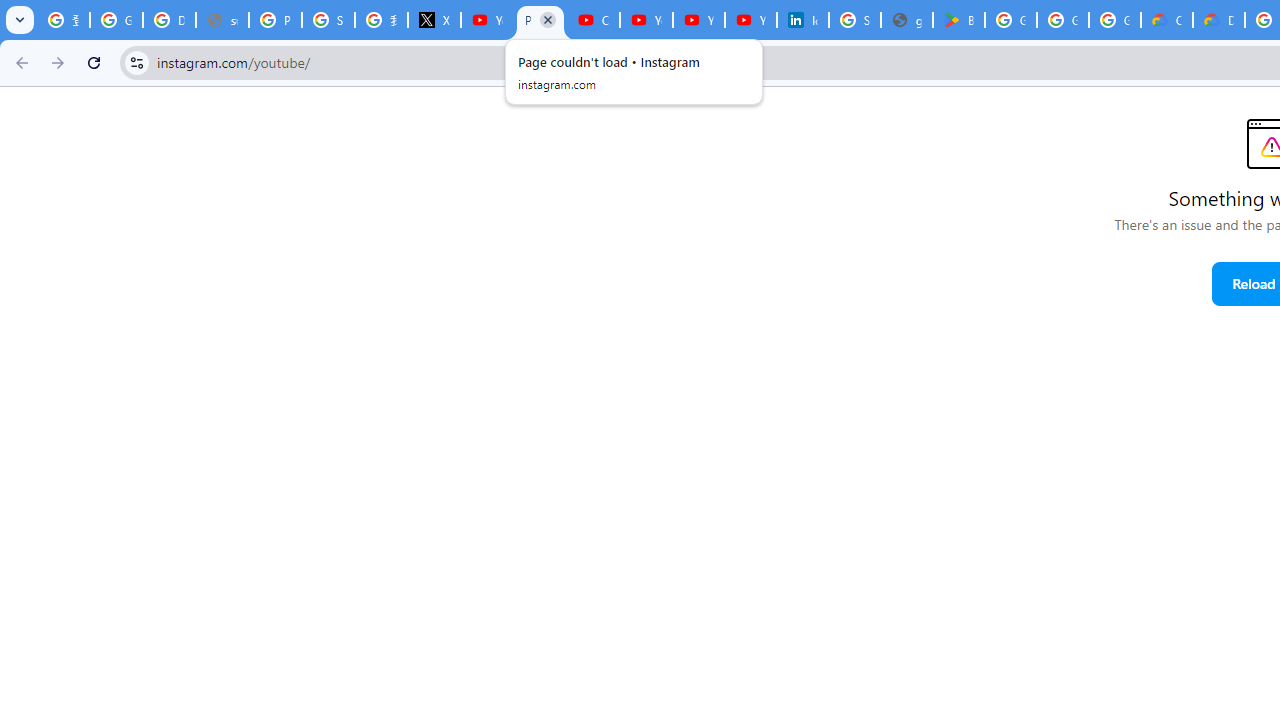  I want to click on 'Privacy Help Center - Policies Help', so click(274, 20).